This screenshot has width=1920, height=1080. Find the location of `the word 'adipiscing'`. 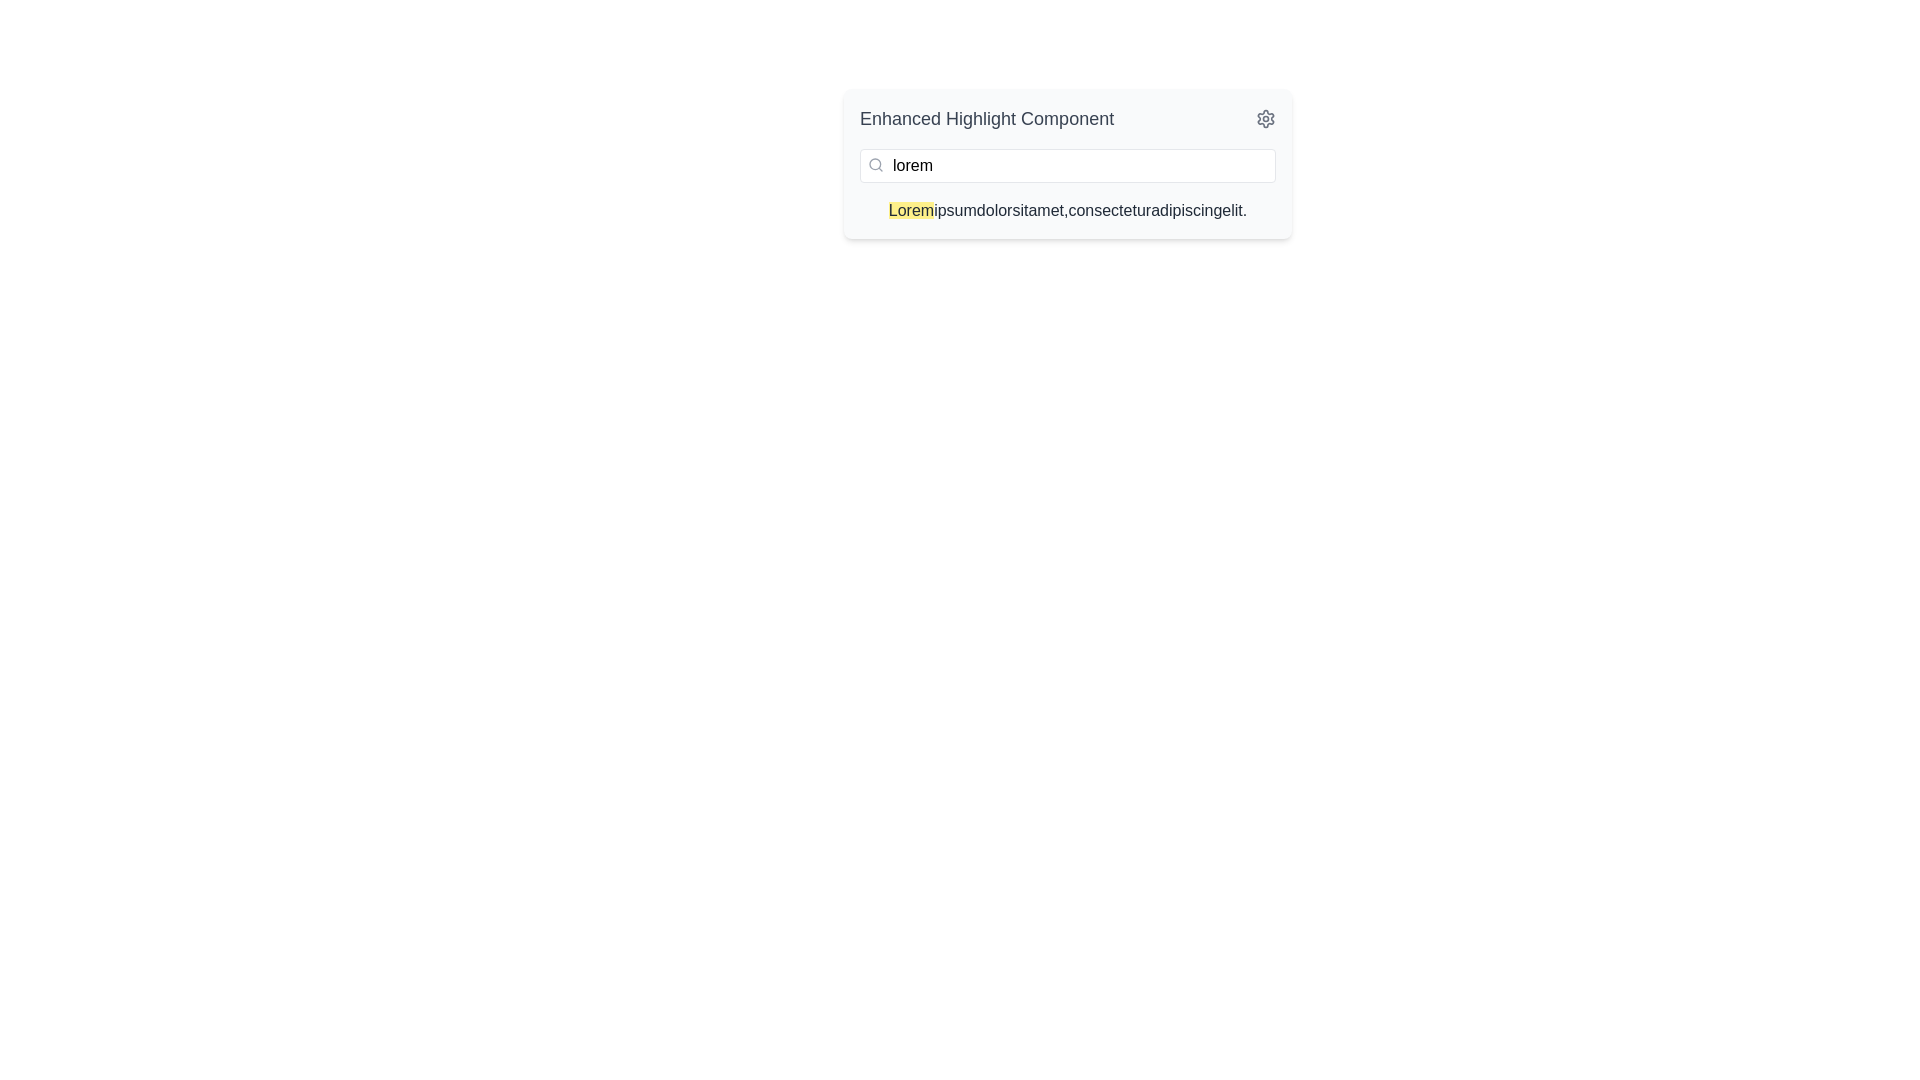

the word 'adipiscing' is located at coordinates (1186, 210).